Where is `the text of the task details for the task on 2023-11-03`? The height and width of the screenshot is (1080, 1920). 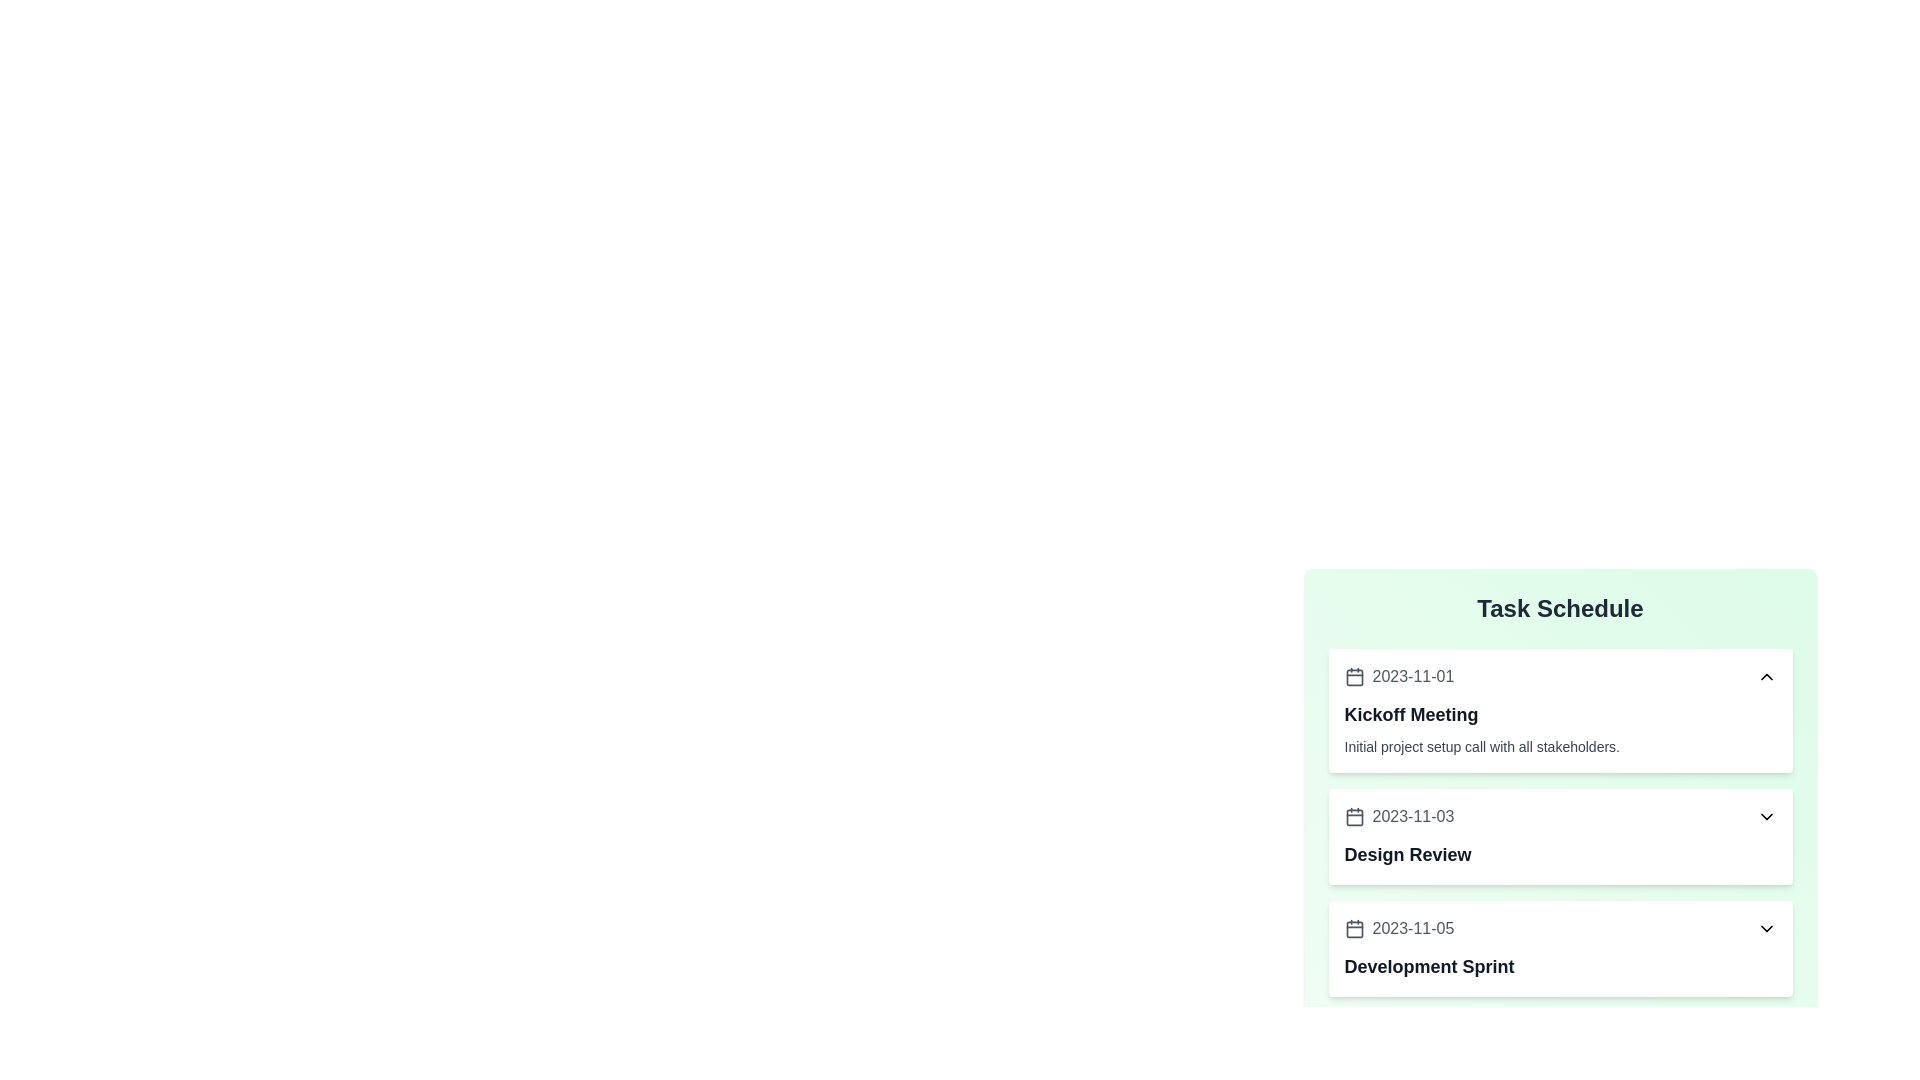 the text of the task details for the task on 2023-11-03 is located at coordinates (1559, 837).